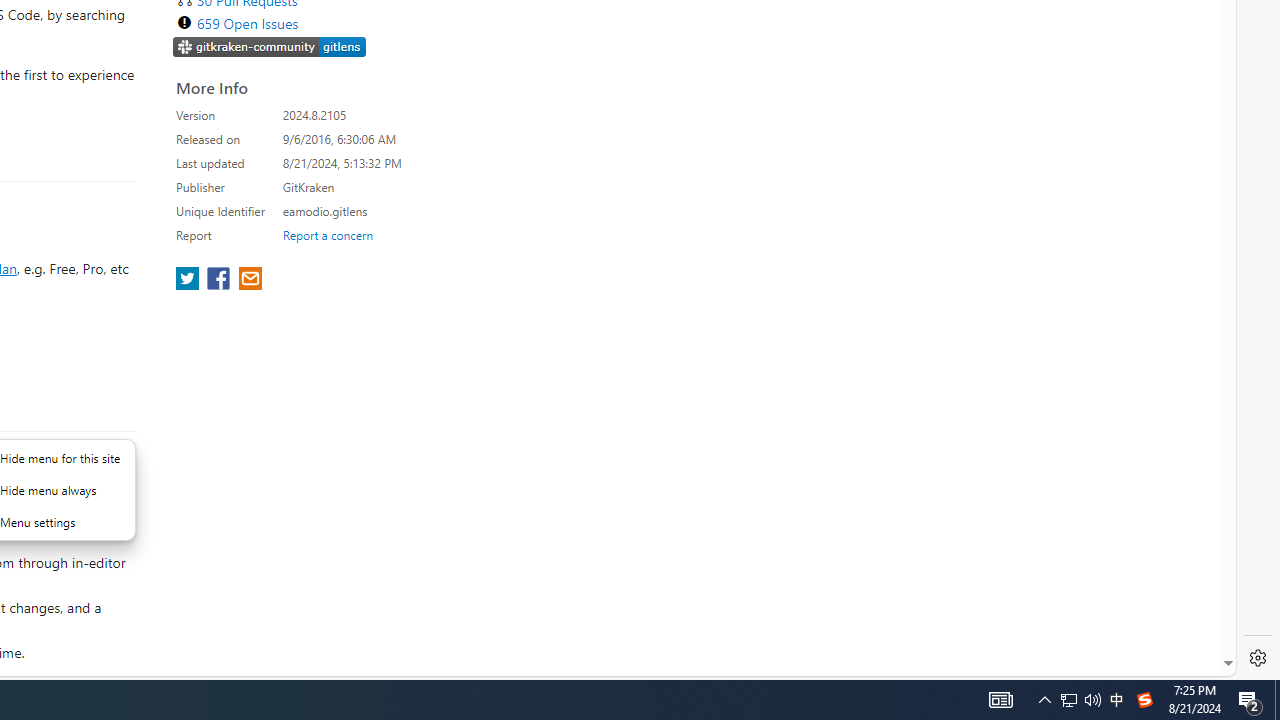 Image resolution: width=1280 pixels, height=720 pixels. What do you see at coordinates (327, 234) in the screenshot?
I see `'Report a concern'` at bounding box center [327, 234].